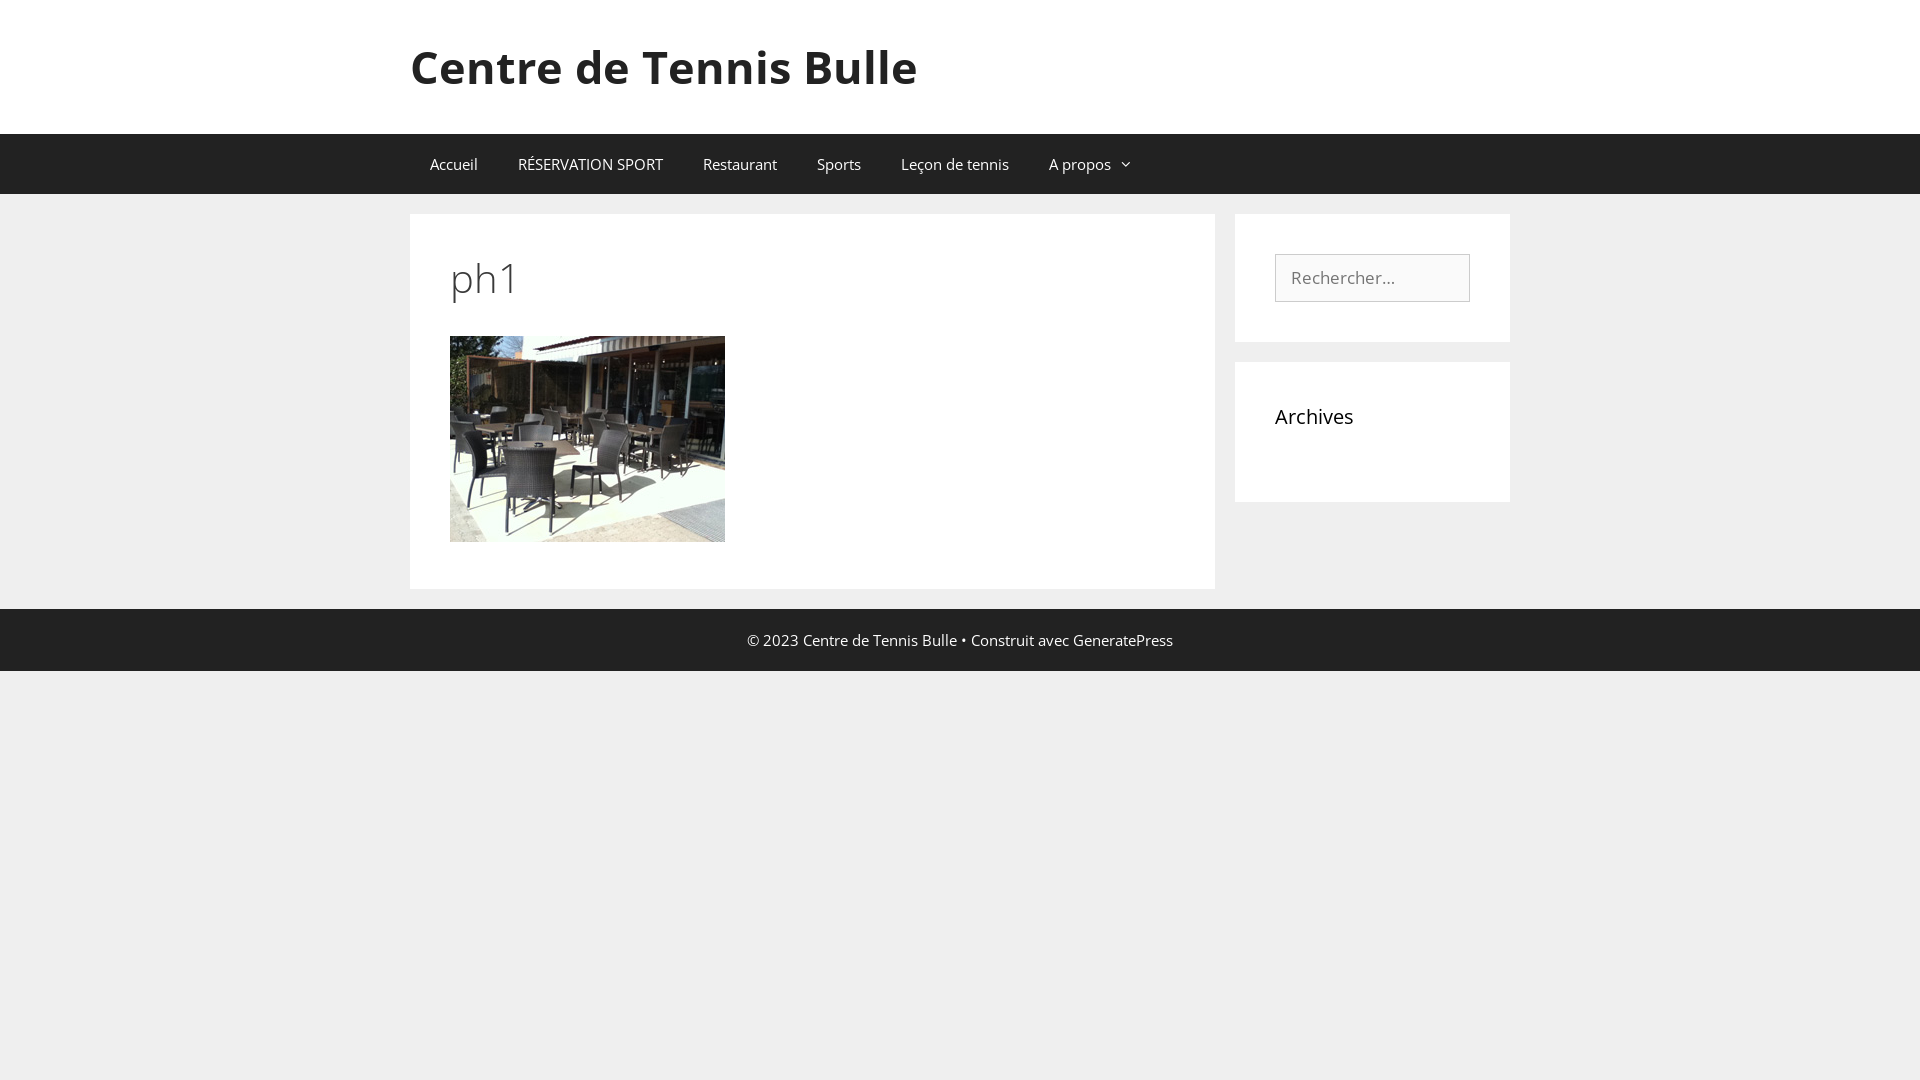 The height and width of the screenshot is (1080, 1920). Describe the element at coordinates (738, 163) in the screenshot. I see `'Restaurant'` at that location.